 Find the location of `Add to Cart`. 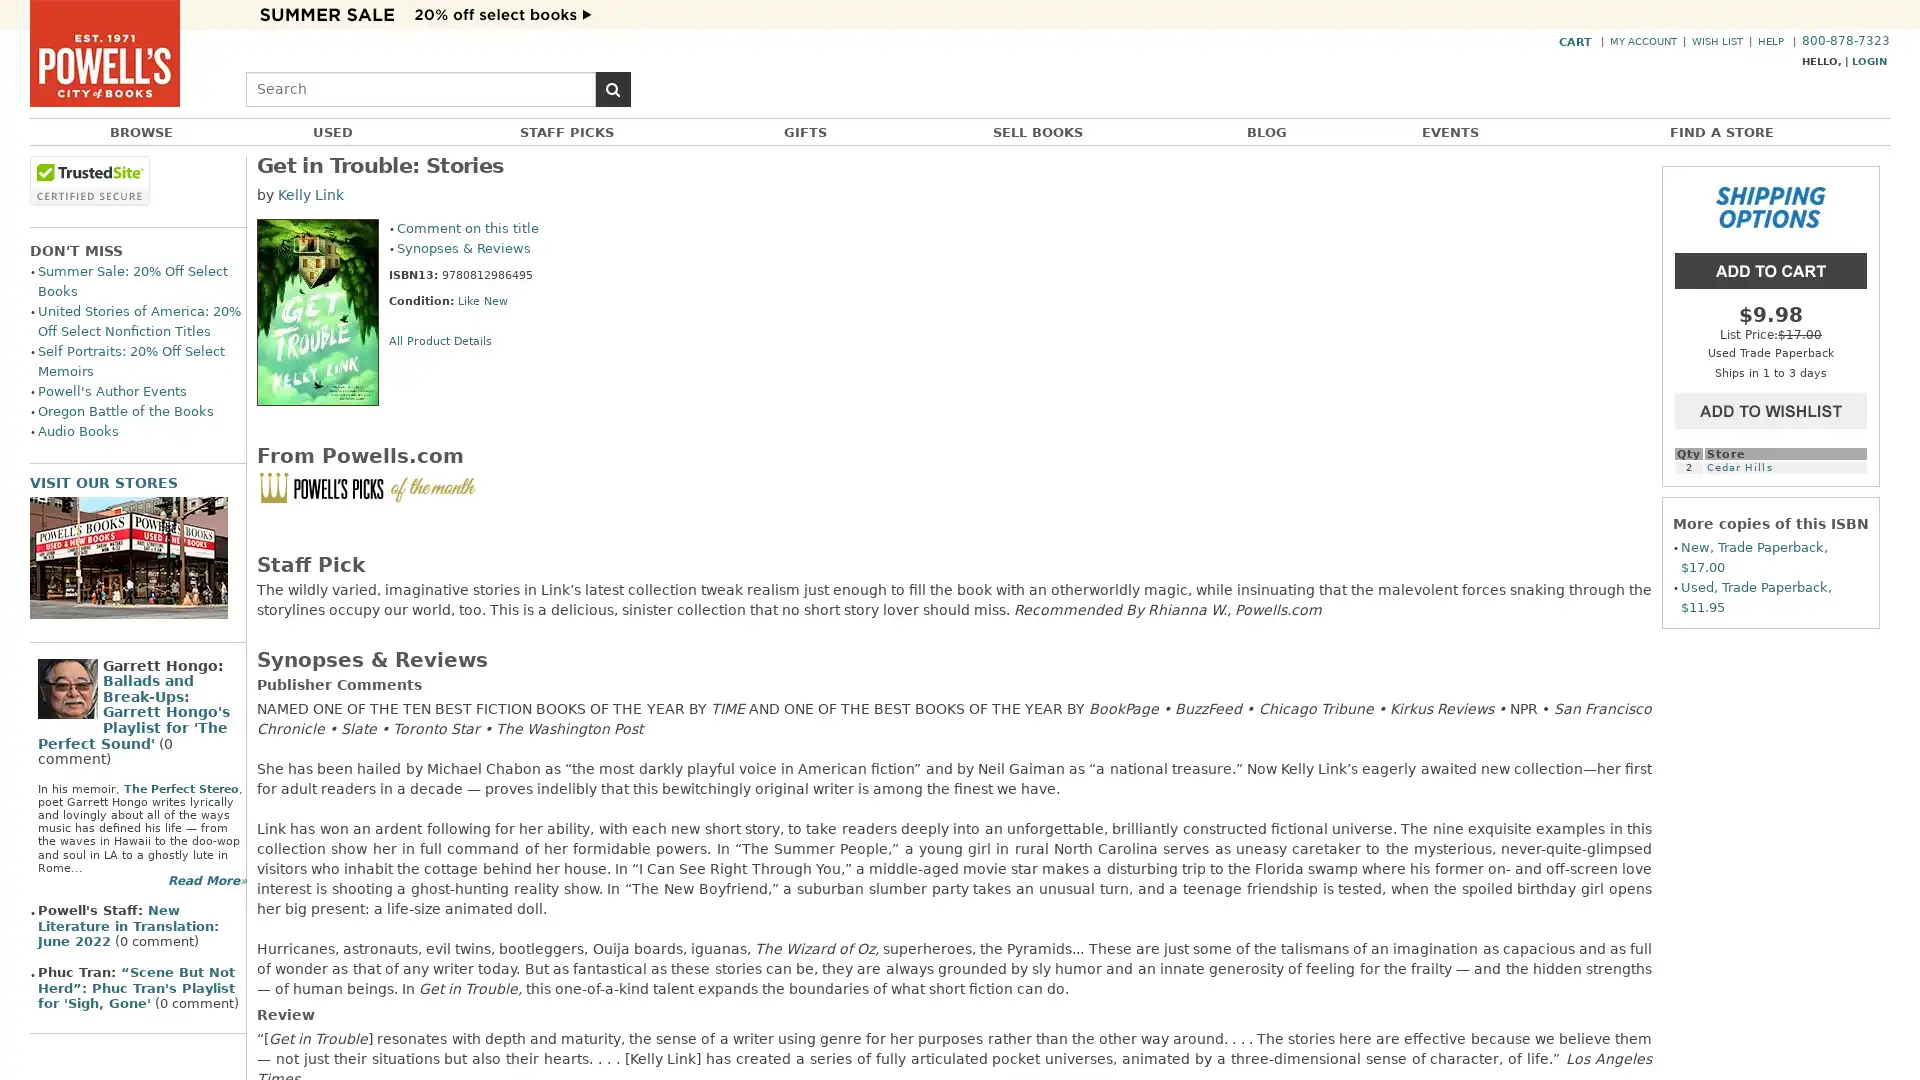

Add to Cart is located at coordinates (1771, 268).